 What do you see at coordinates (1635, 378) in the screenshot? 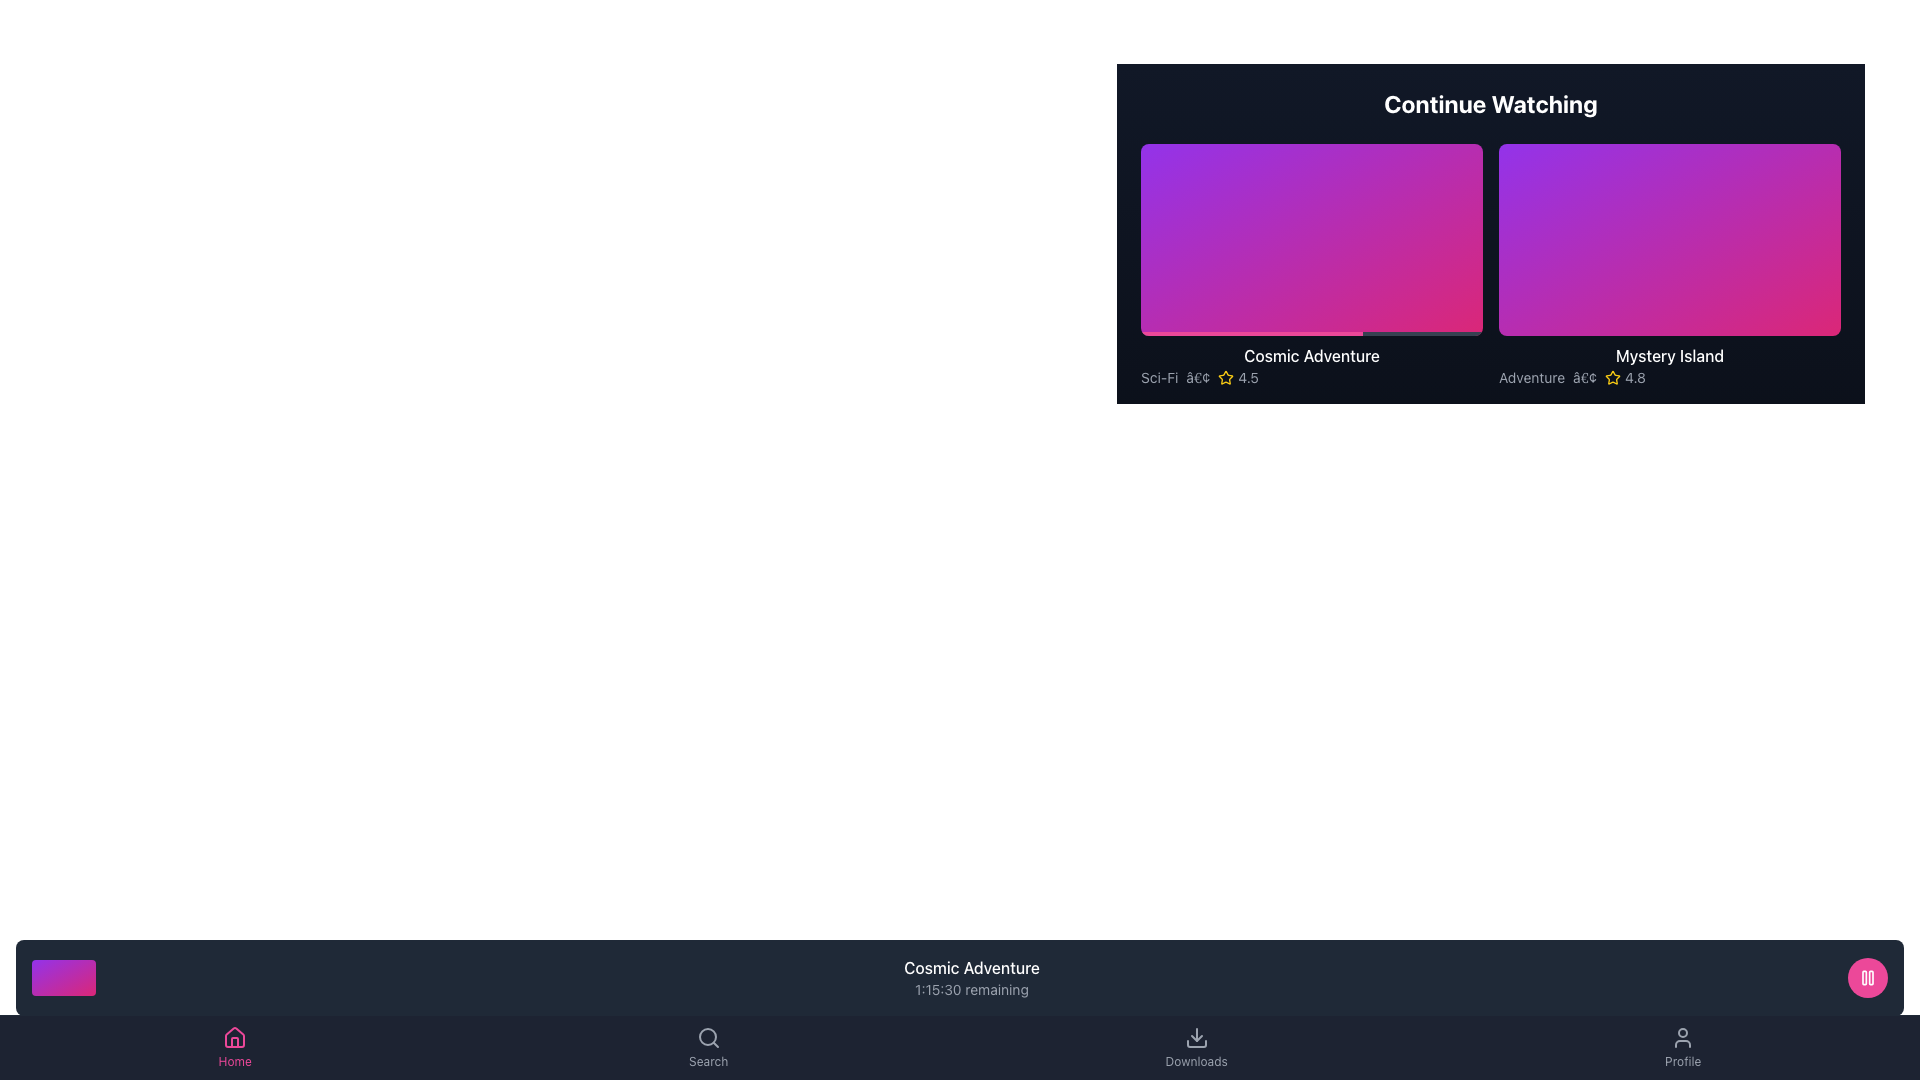
I see `the numeric text label displaying '4.8', which is styled in a compact, sans-serif font and located beneath the 'Mystery Island' thumbnail in the 'Continue Watching' section` at bounding box center [1635, 378].